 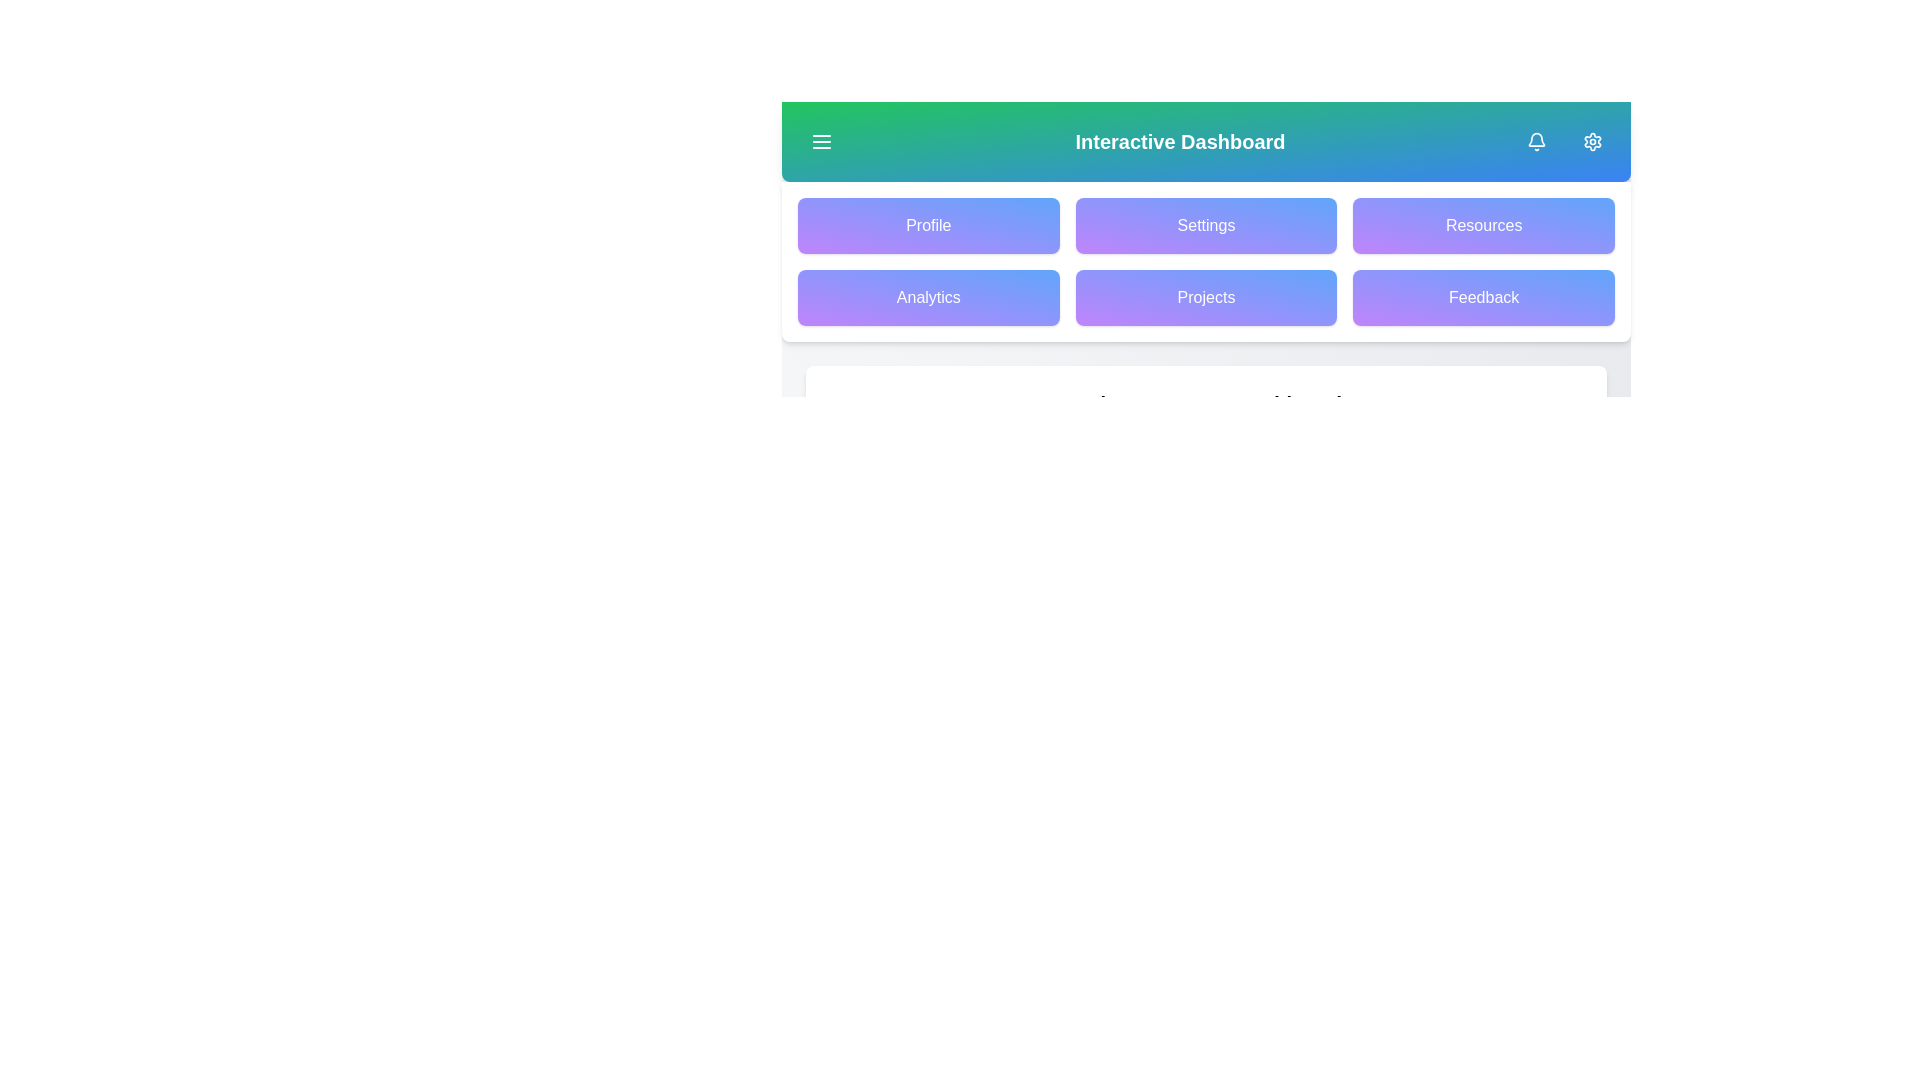 I want to click on the Profile button in the grid, so click(x=927, y=225).